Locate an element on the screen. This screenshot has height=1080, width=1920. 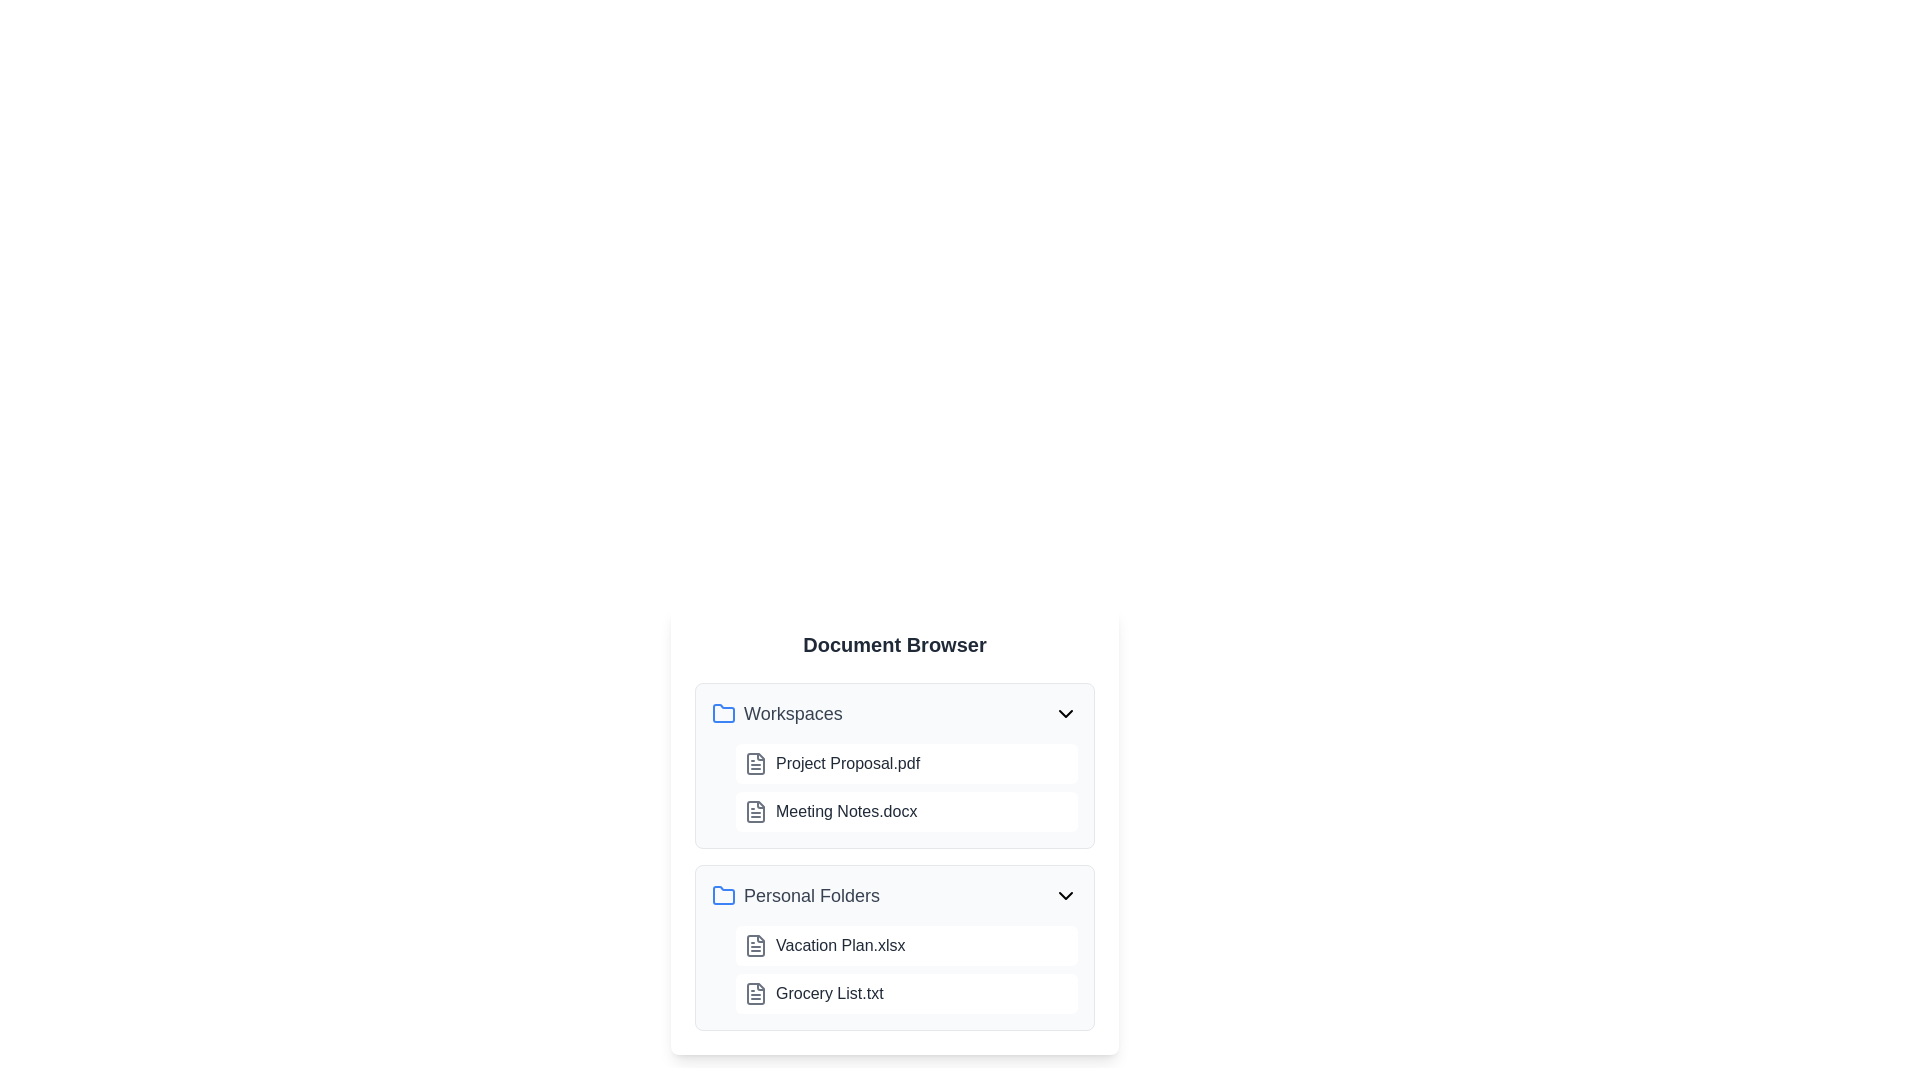
the List item containing the file icon and text label 'Meeting Notes.docx' within the 'Workspaces' document list is located at coordinates (906, 812).